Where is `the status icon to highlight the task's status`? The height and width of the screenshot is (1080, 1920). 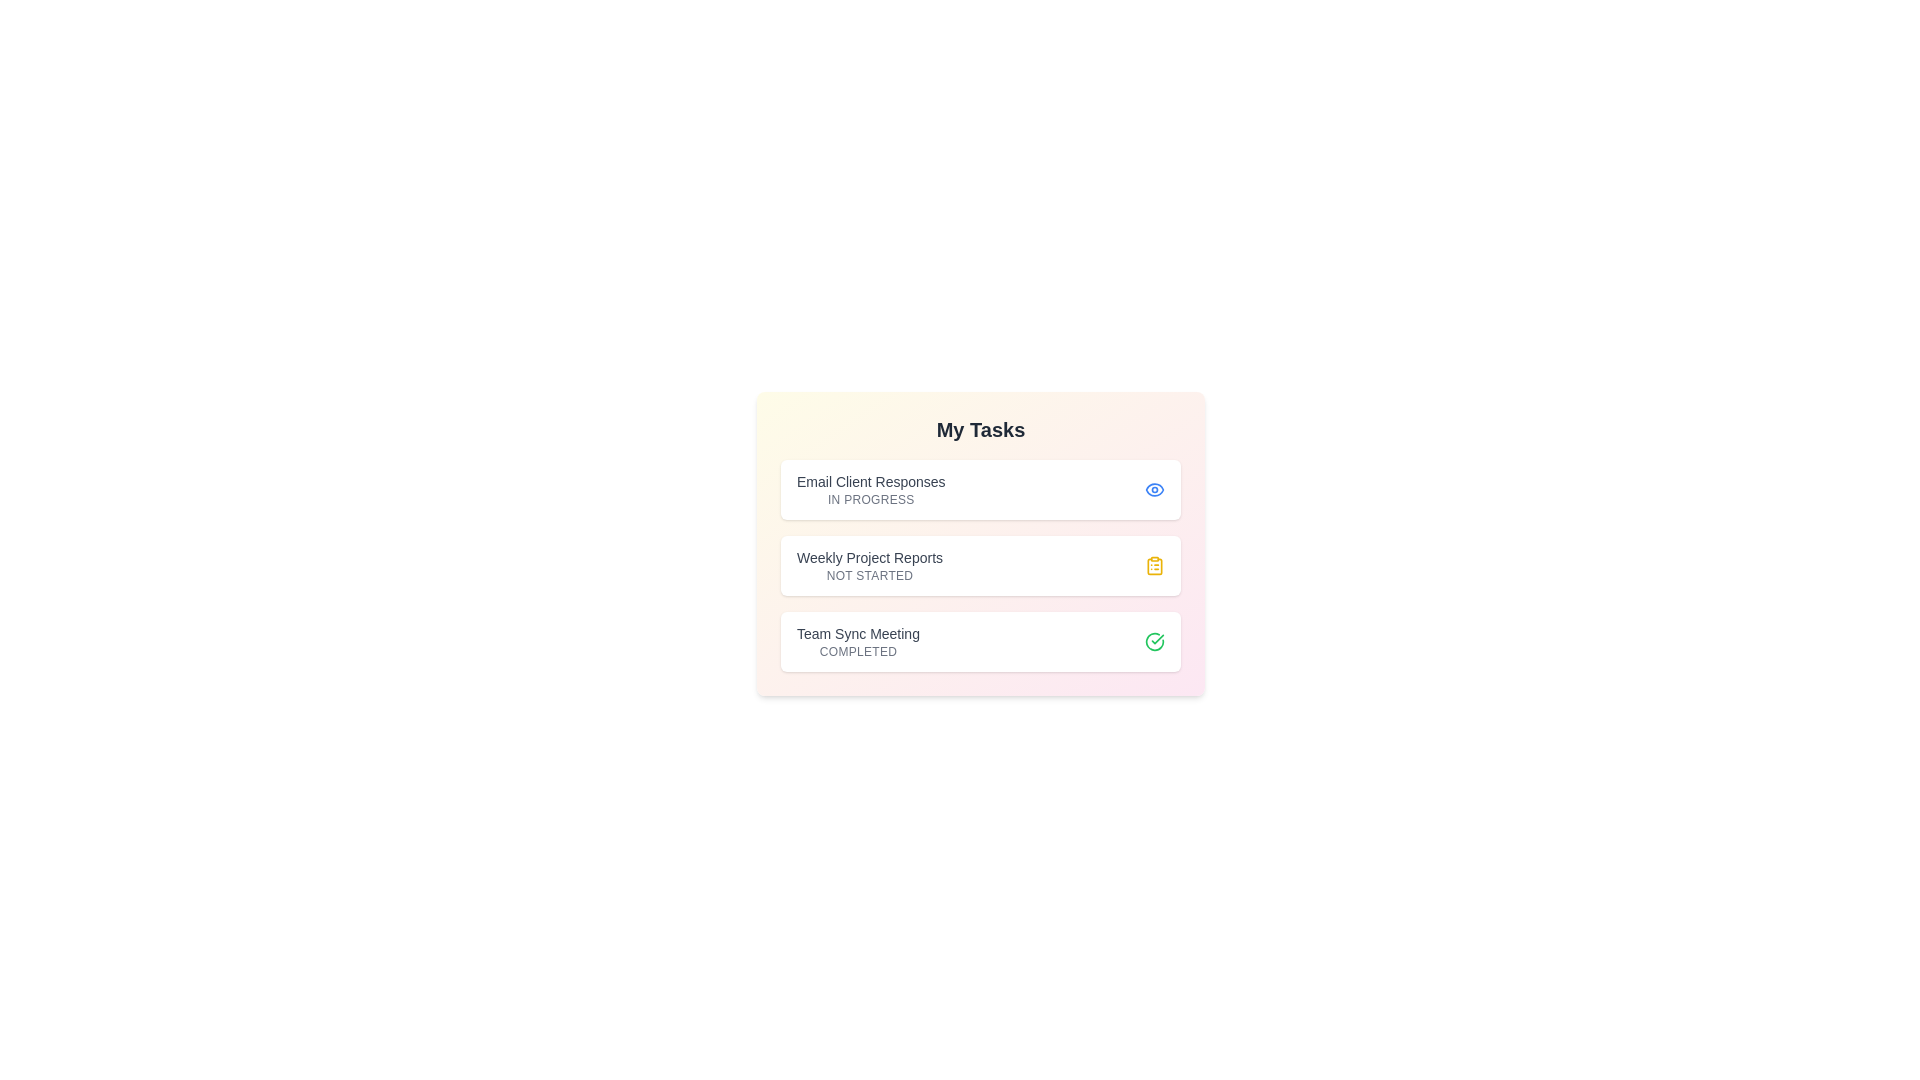 the status icon to highlight the task's status is located at coordinates (1155, 489).